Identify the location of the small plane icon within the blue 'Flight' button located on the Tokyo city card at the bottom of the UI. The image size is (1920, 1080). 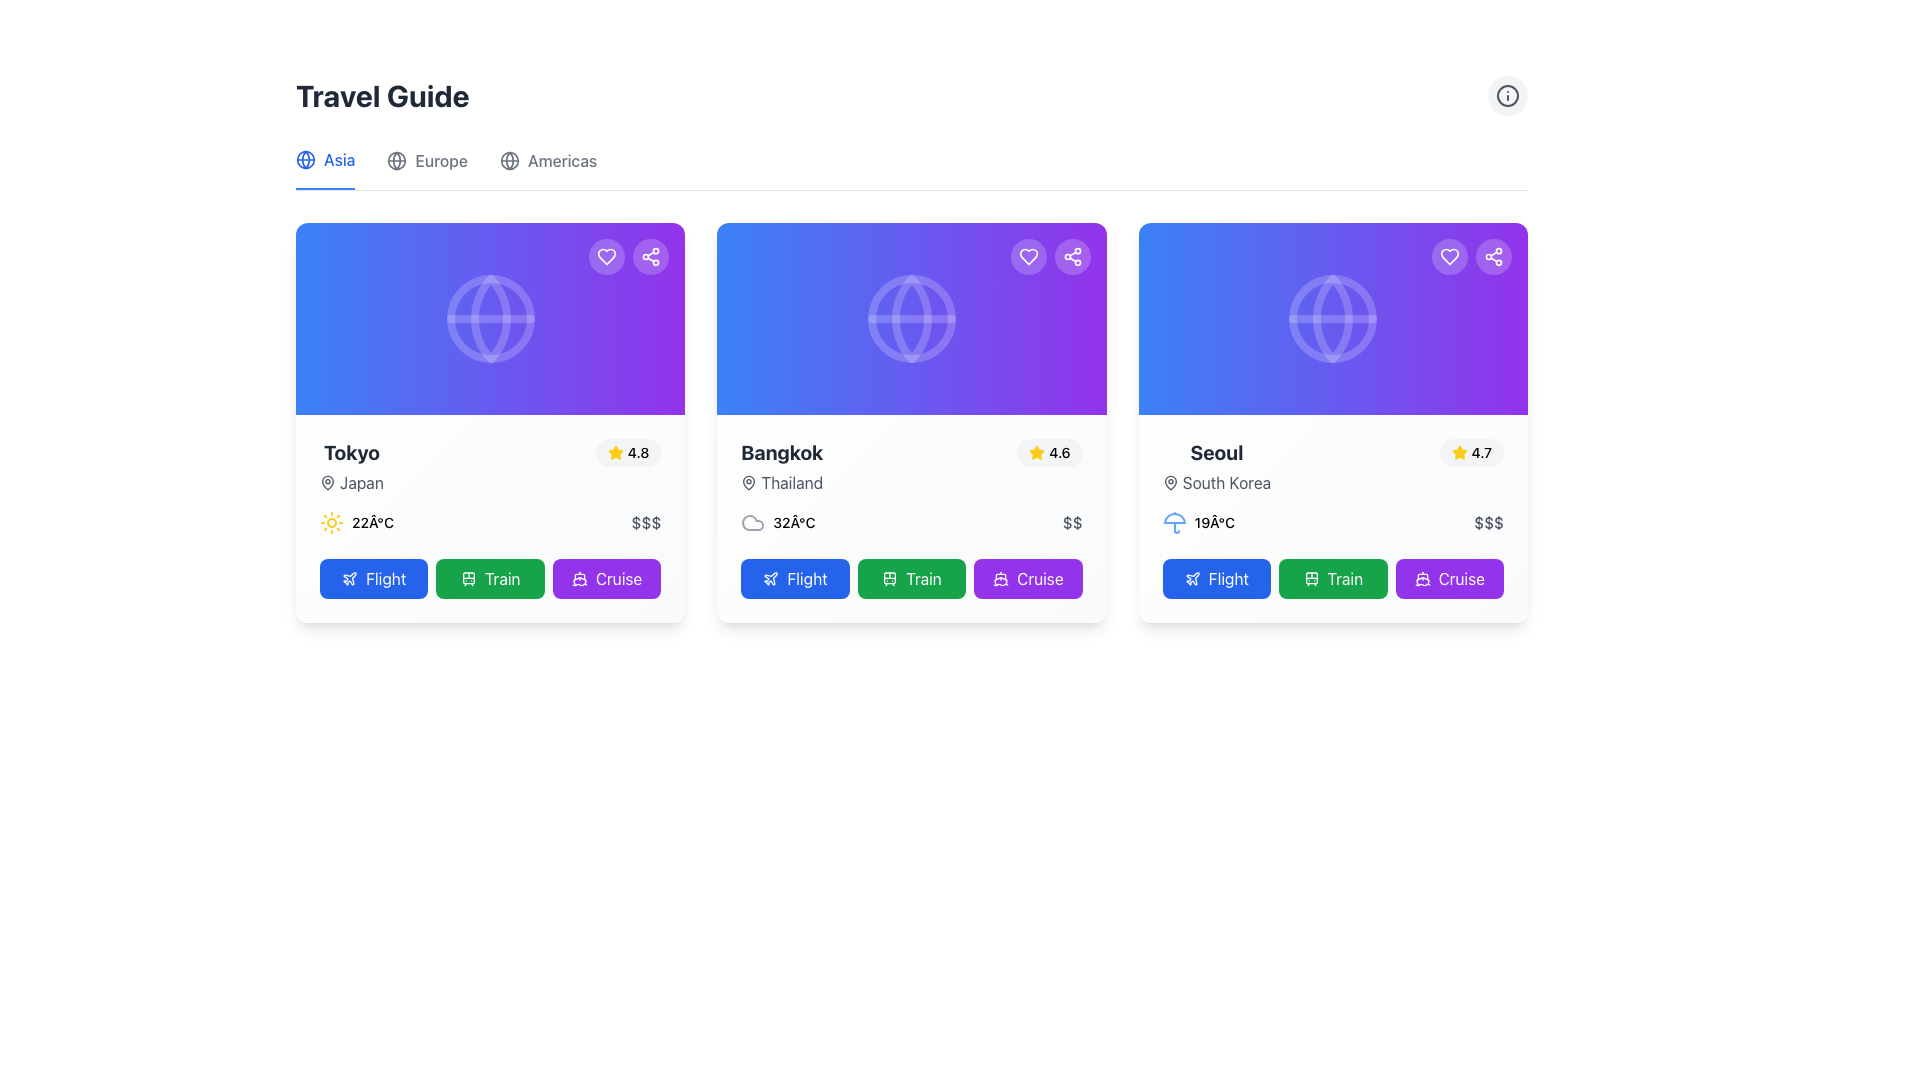
(350, 578).